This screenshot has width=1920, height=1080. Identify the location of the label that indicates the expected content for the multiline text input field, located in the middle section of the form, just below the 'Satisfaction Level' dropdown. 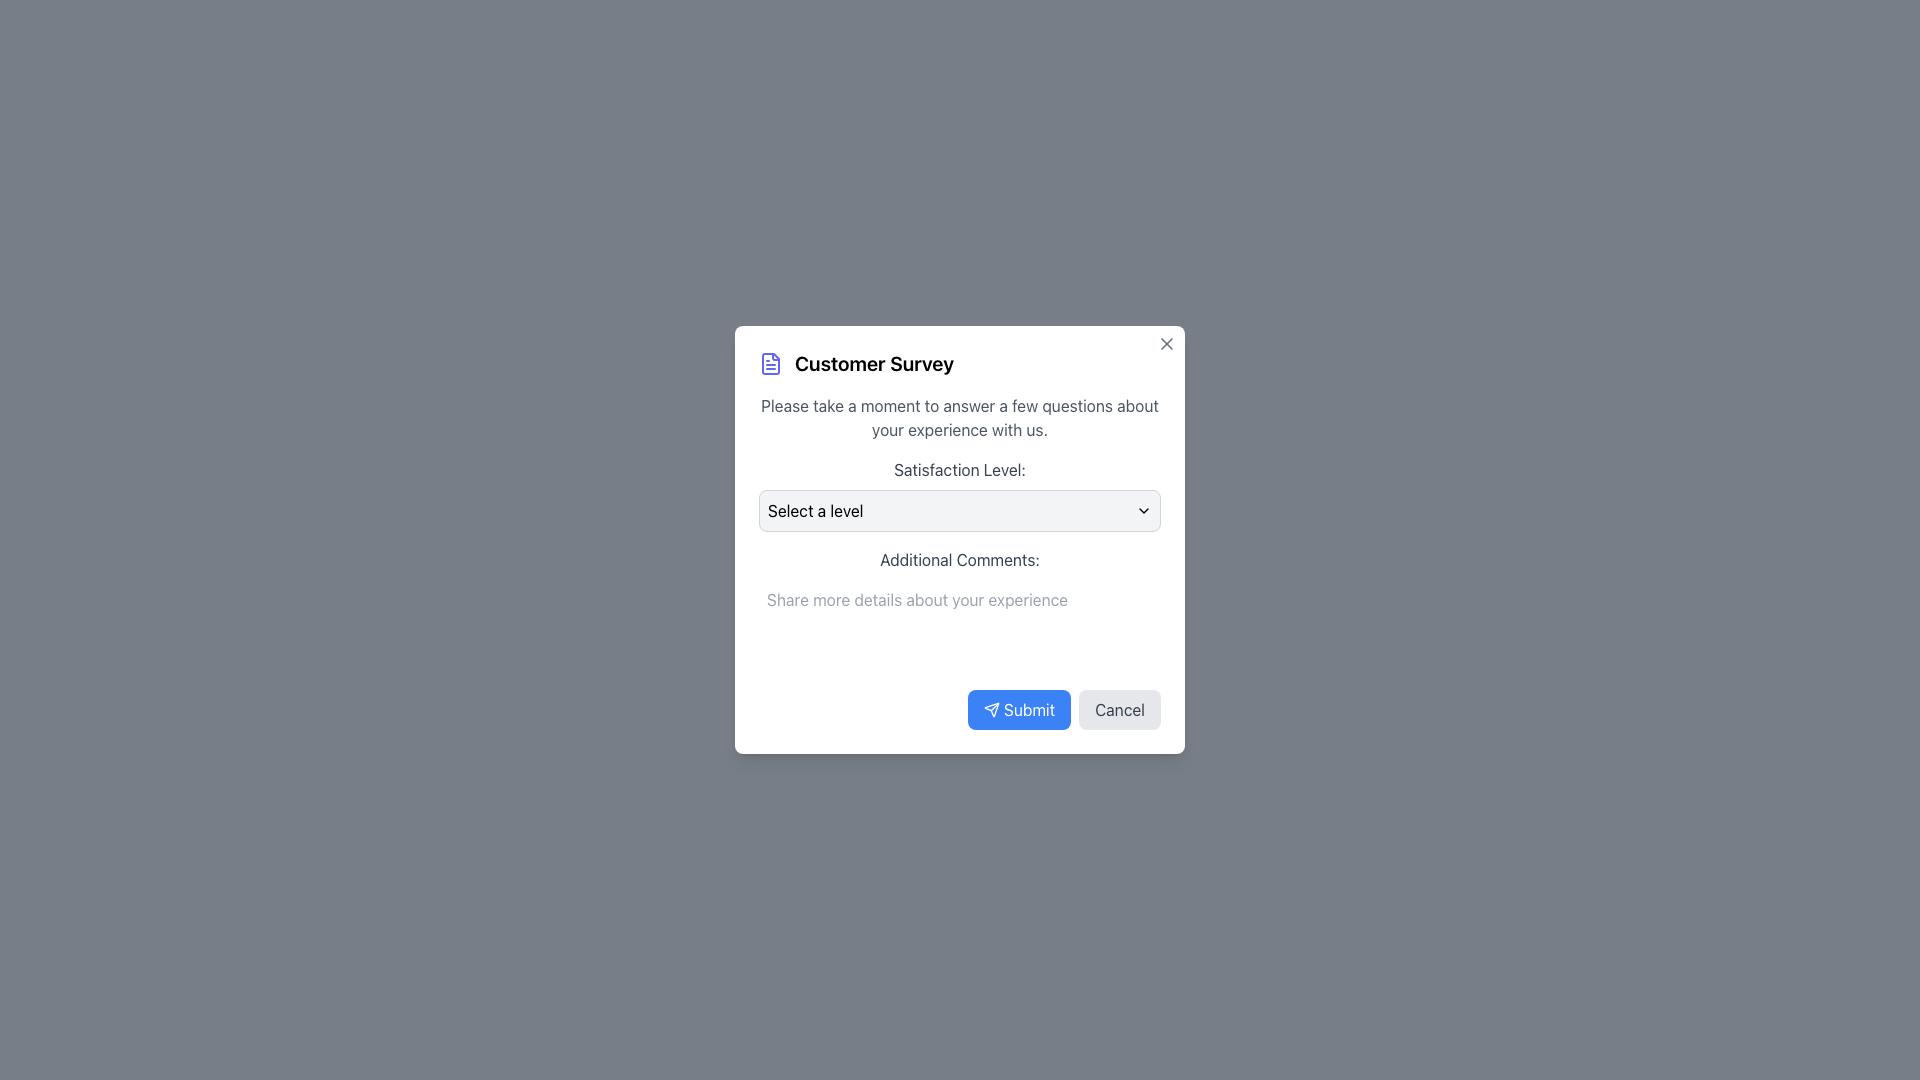
(960, 559).